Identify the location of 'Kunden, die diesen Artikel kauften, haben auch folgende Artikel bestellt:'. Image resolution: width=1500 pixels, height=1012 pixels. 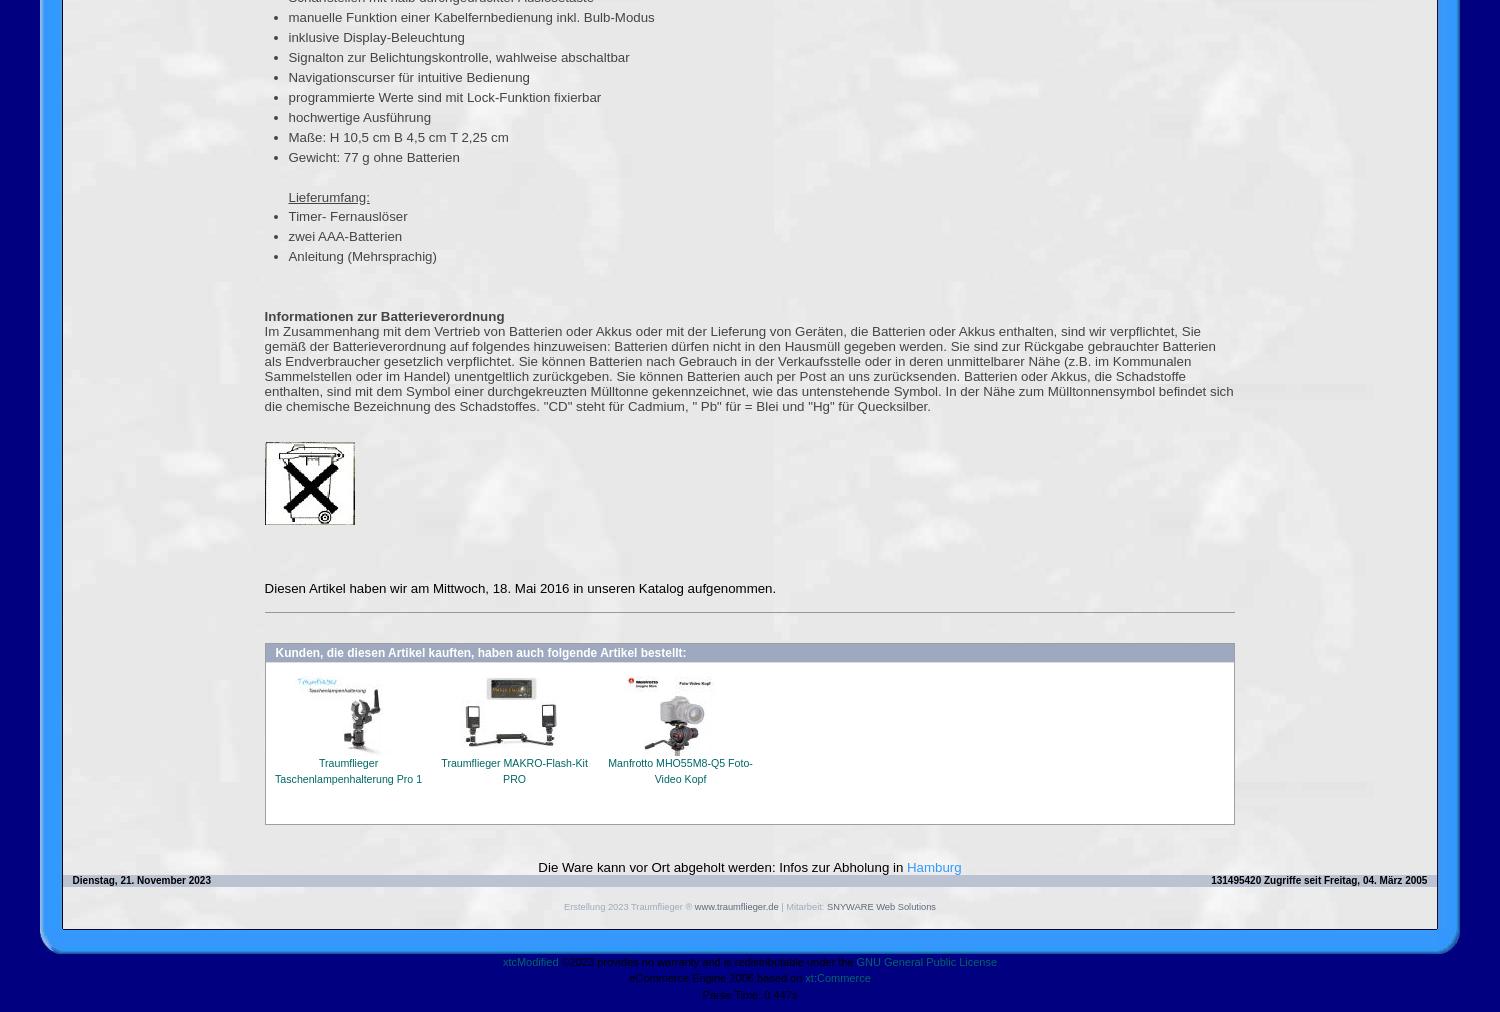
(479, 652).